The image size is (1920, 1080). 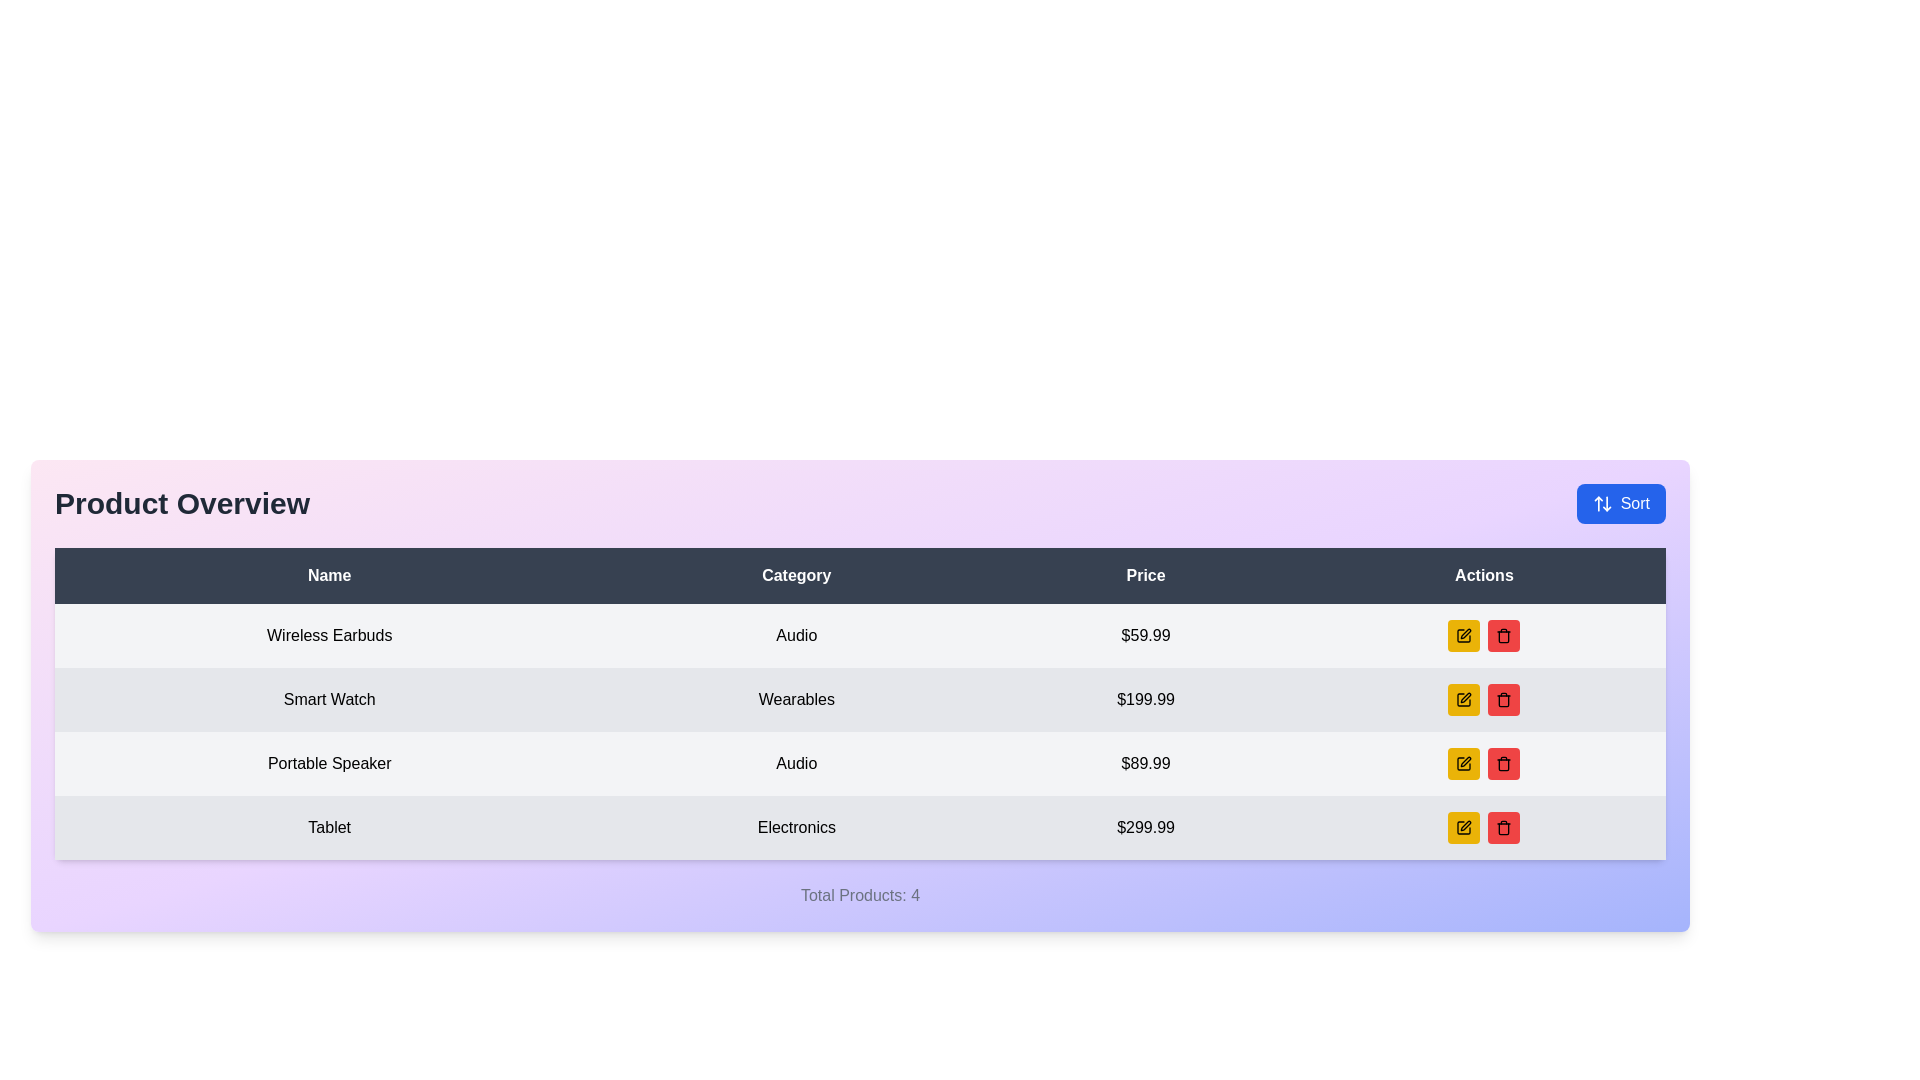 What do you see at coordinates (1483, 828) in the screenshot?
I see `the yellow edit button with a pen icon located in the 'Actions' column of the row associated with 'Tablet'` at bounding box center [1483, 828].